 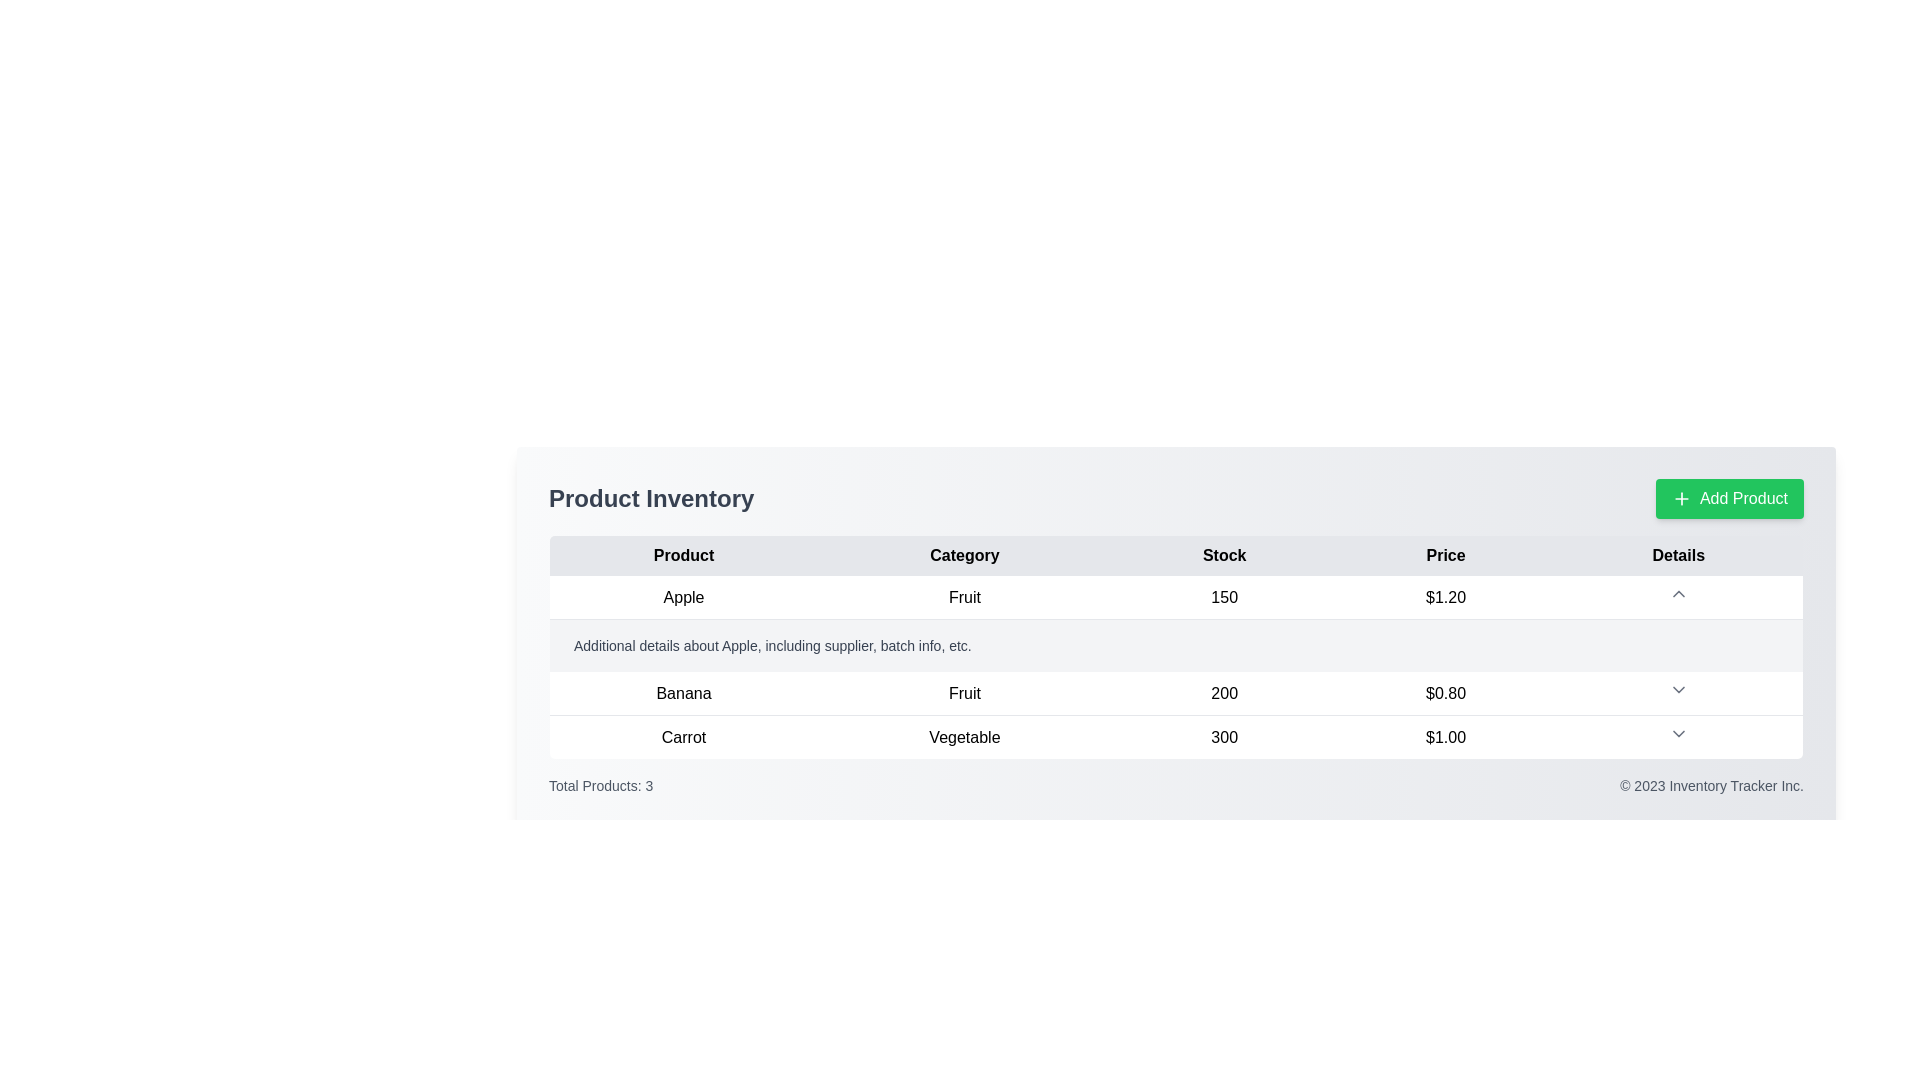 I want to click on the second row of the 'Product Inventory' table that displays details about the product 'Banana', including its category, stock, and price, so click(x=1176, y=692).